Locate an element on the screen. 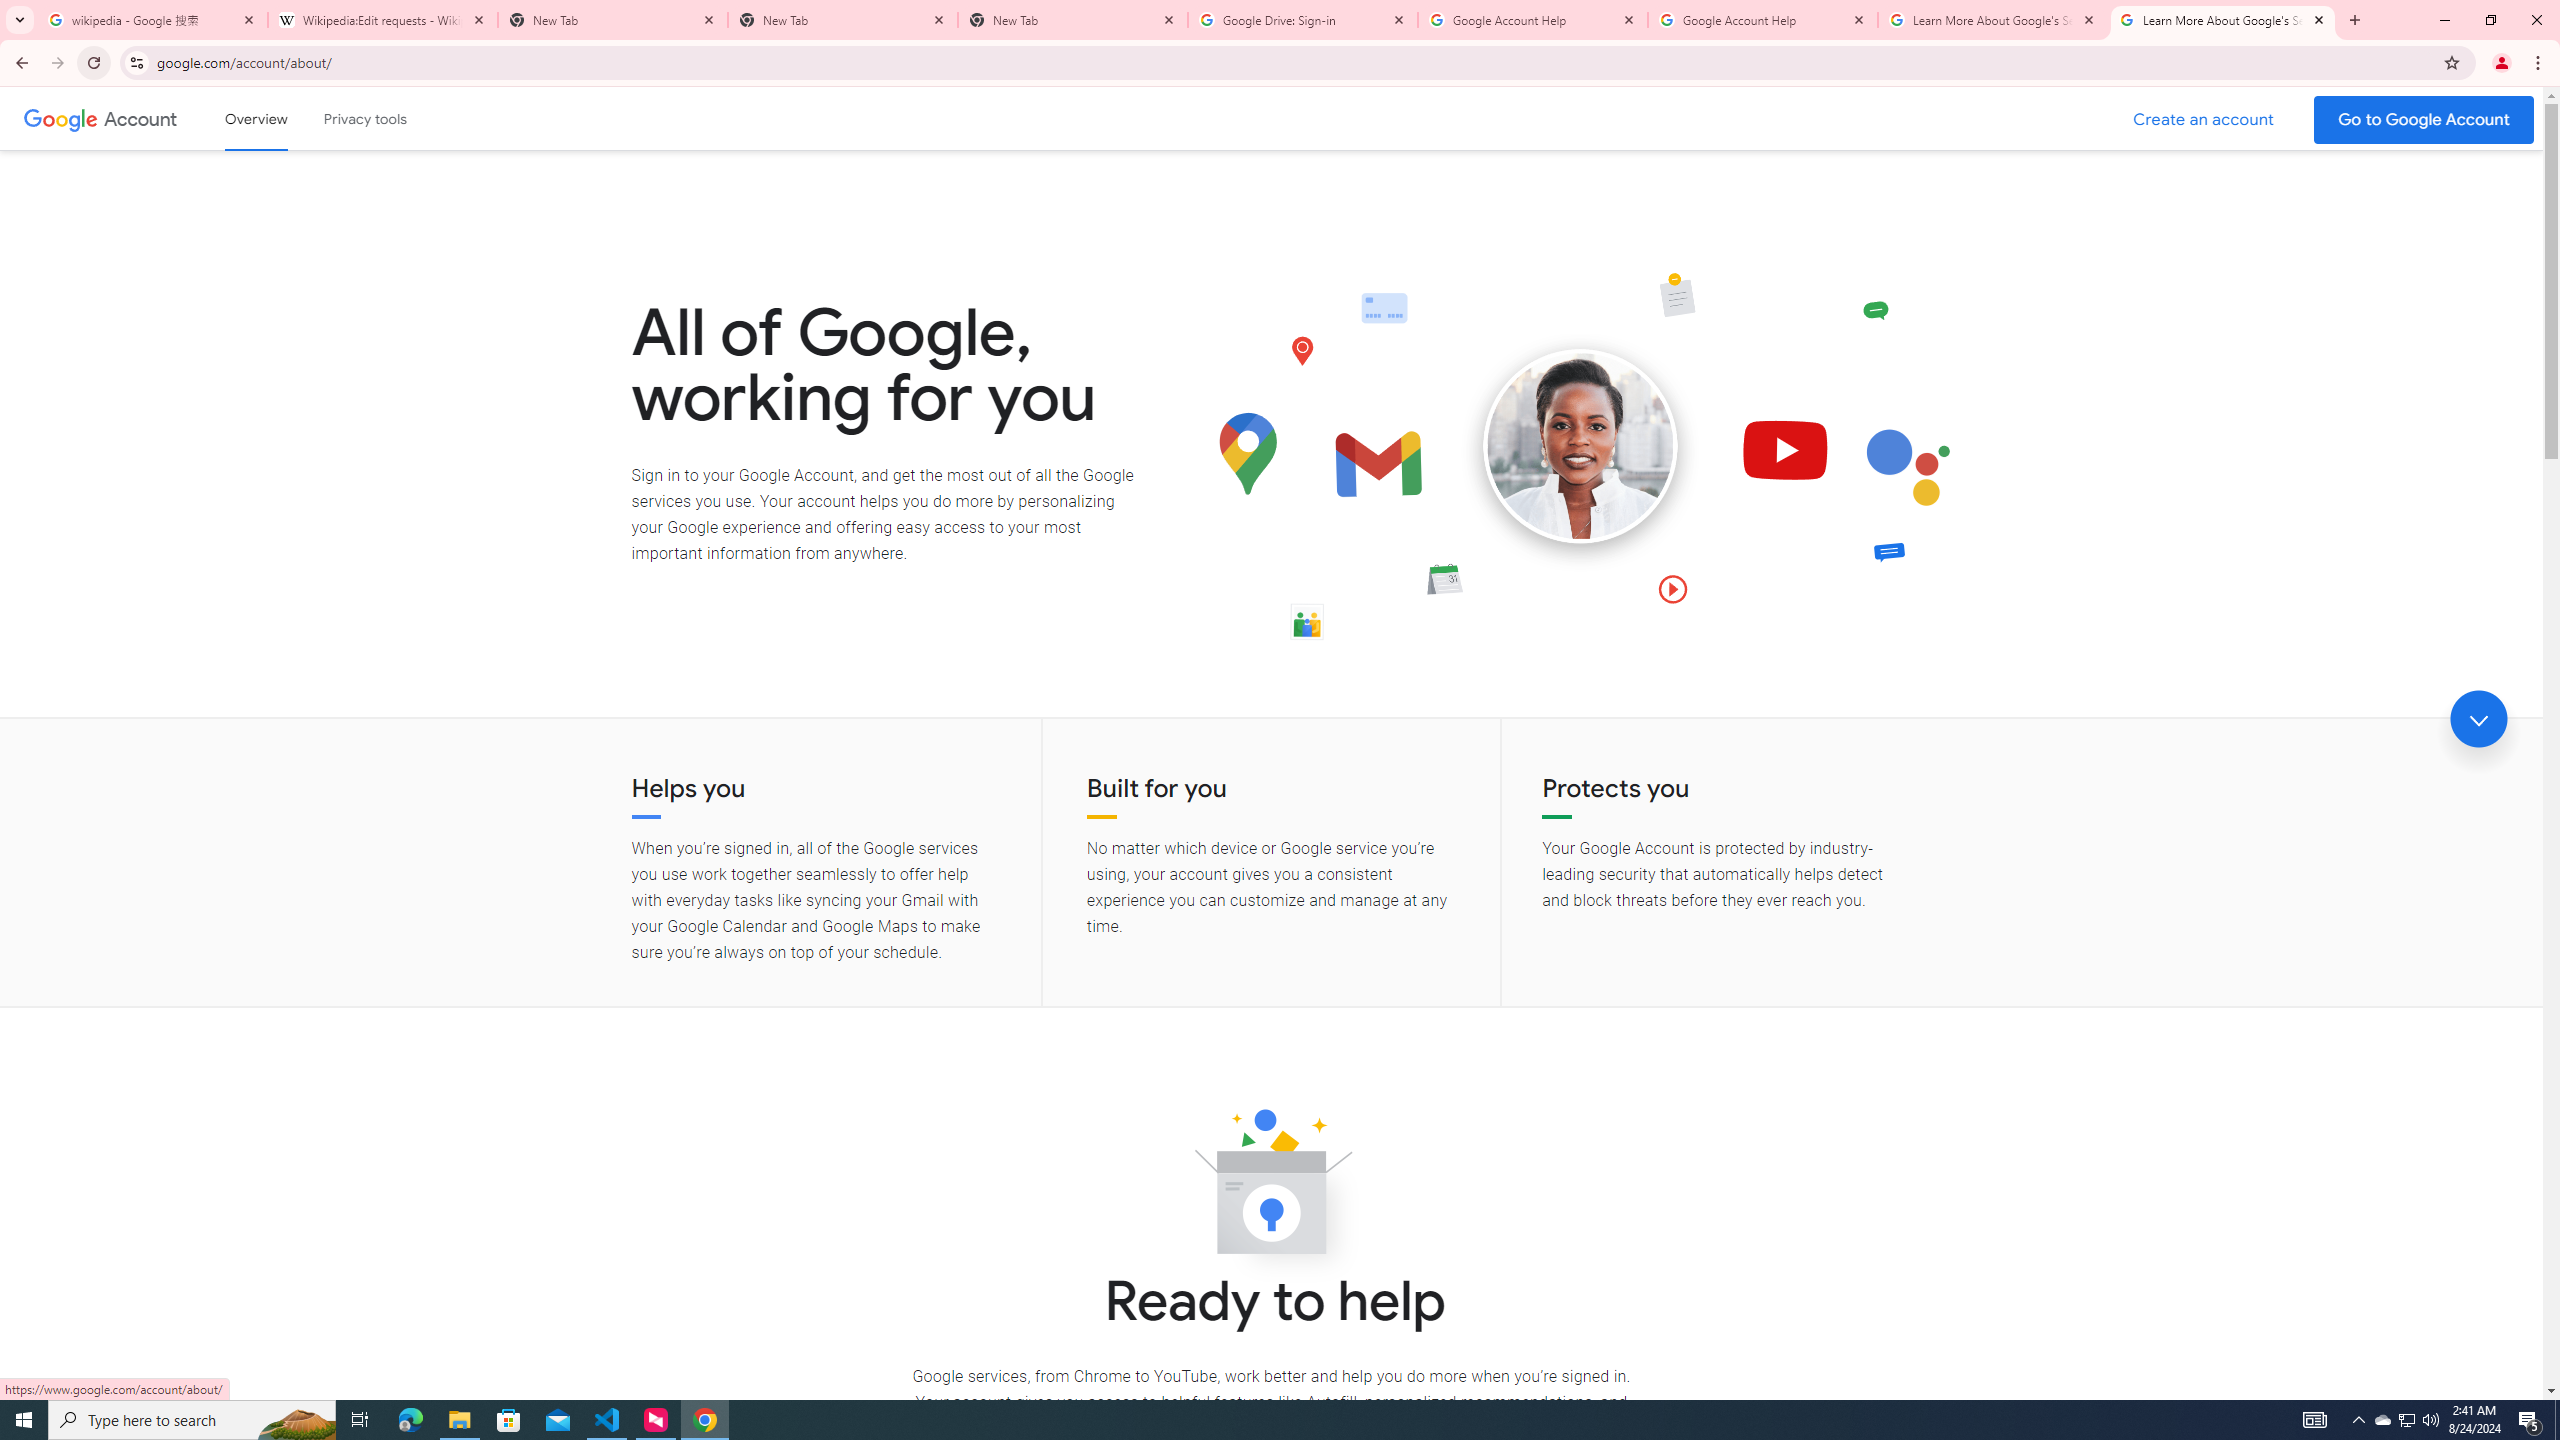 Image resolution: width=2560 pixels, height=1440 pixels. 'Google Account' is located at coordinates (142, 118).